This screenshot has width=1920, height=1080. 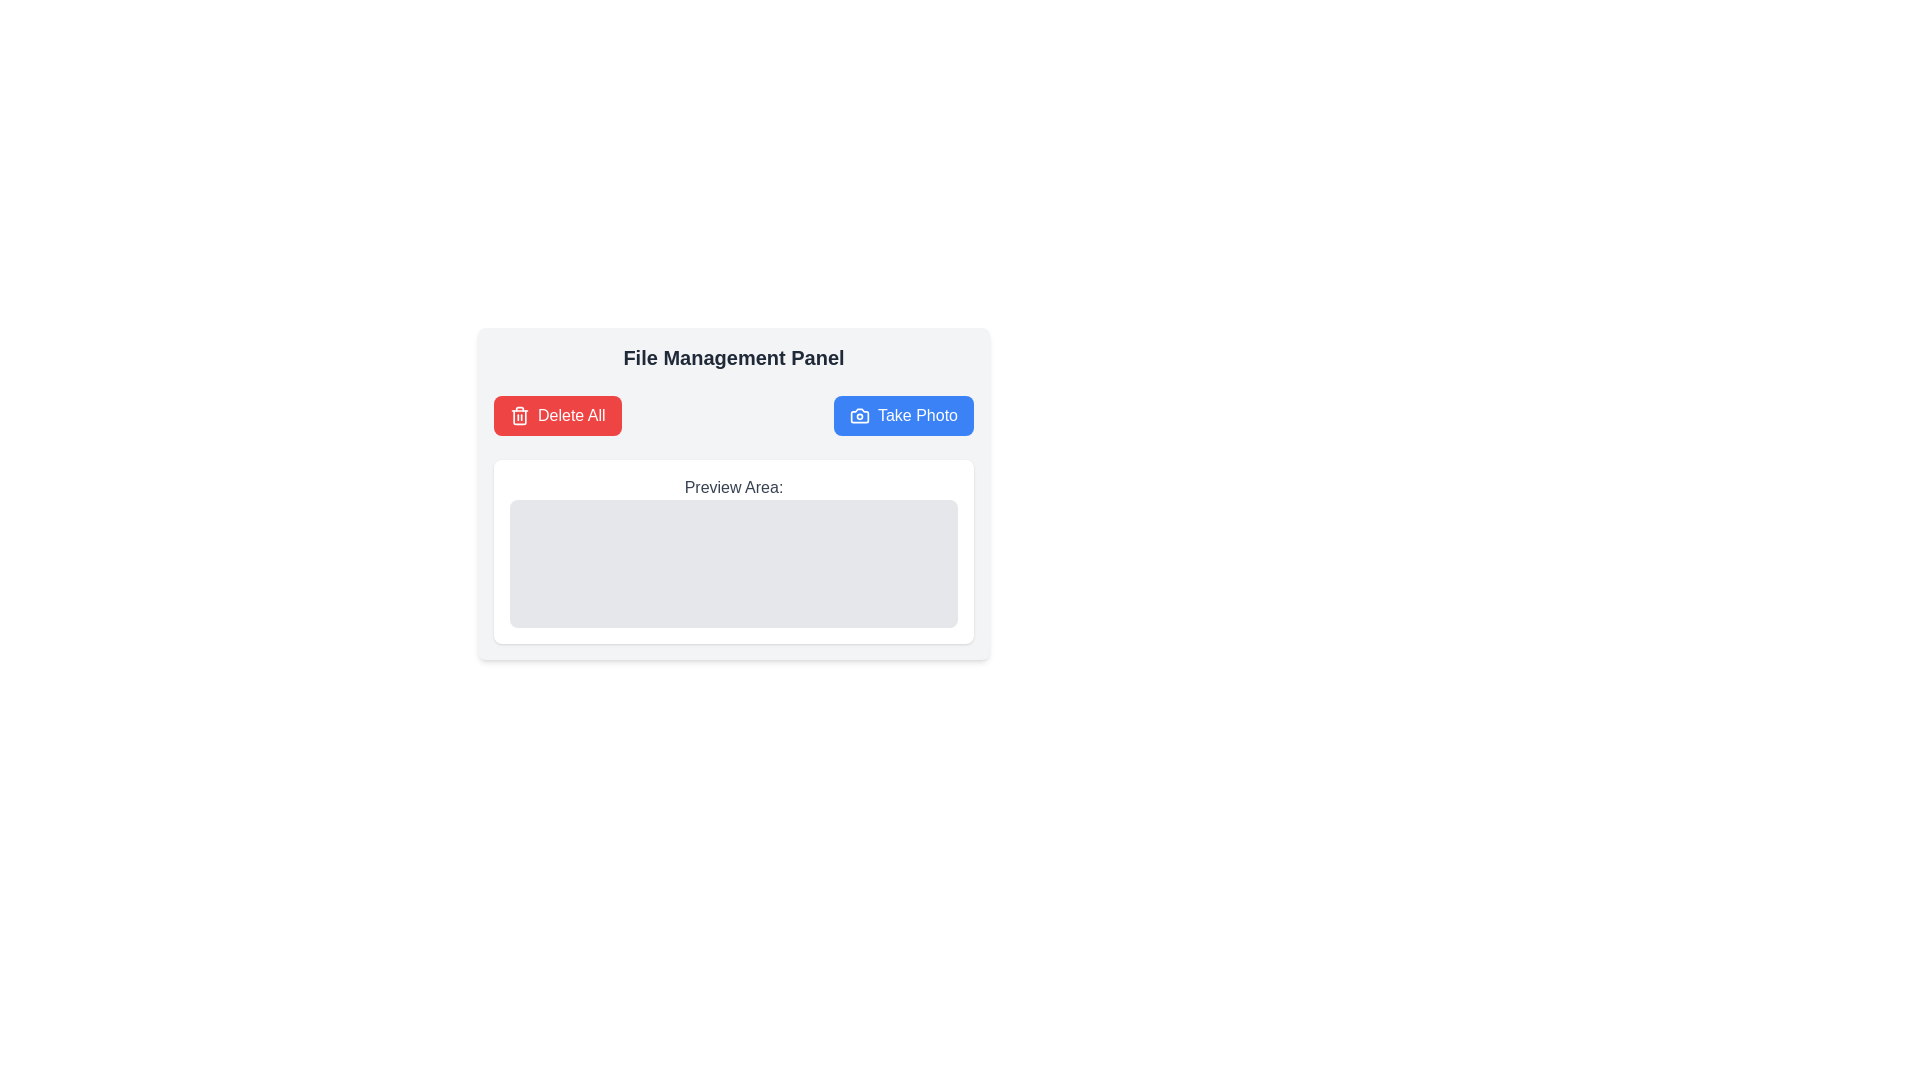 I want to click on the designated display area within the 'File Management Panel', located below the 'Delete All' and 'Take Photo' buttons, which is labeled 'Preview Area:', so click(x=733, y=563).